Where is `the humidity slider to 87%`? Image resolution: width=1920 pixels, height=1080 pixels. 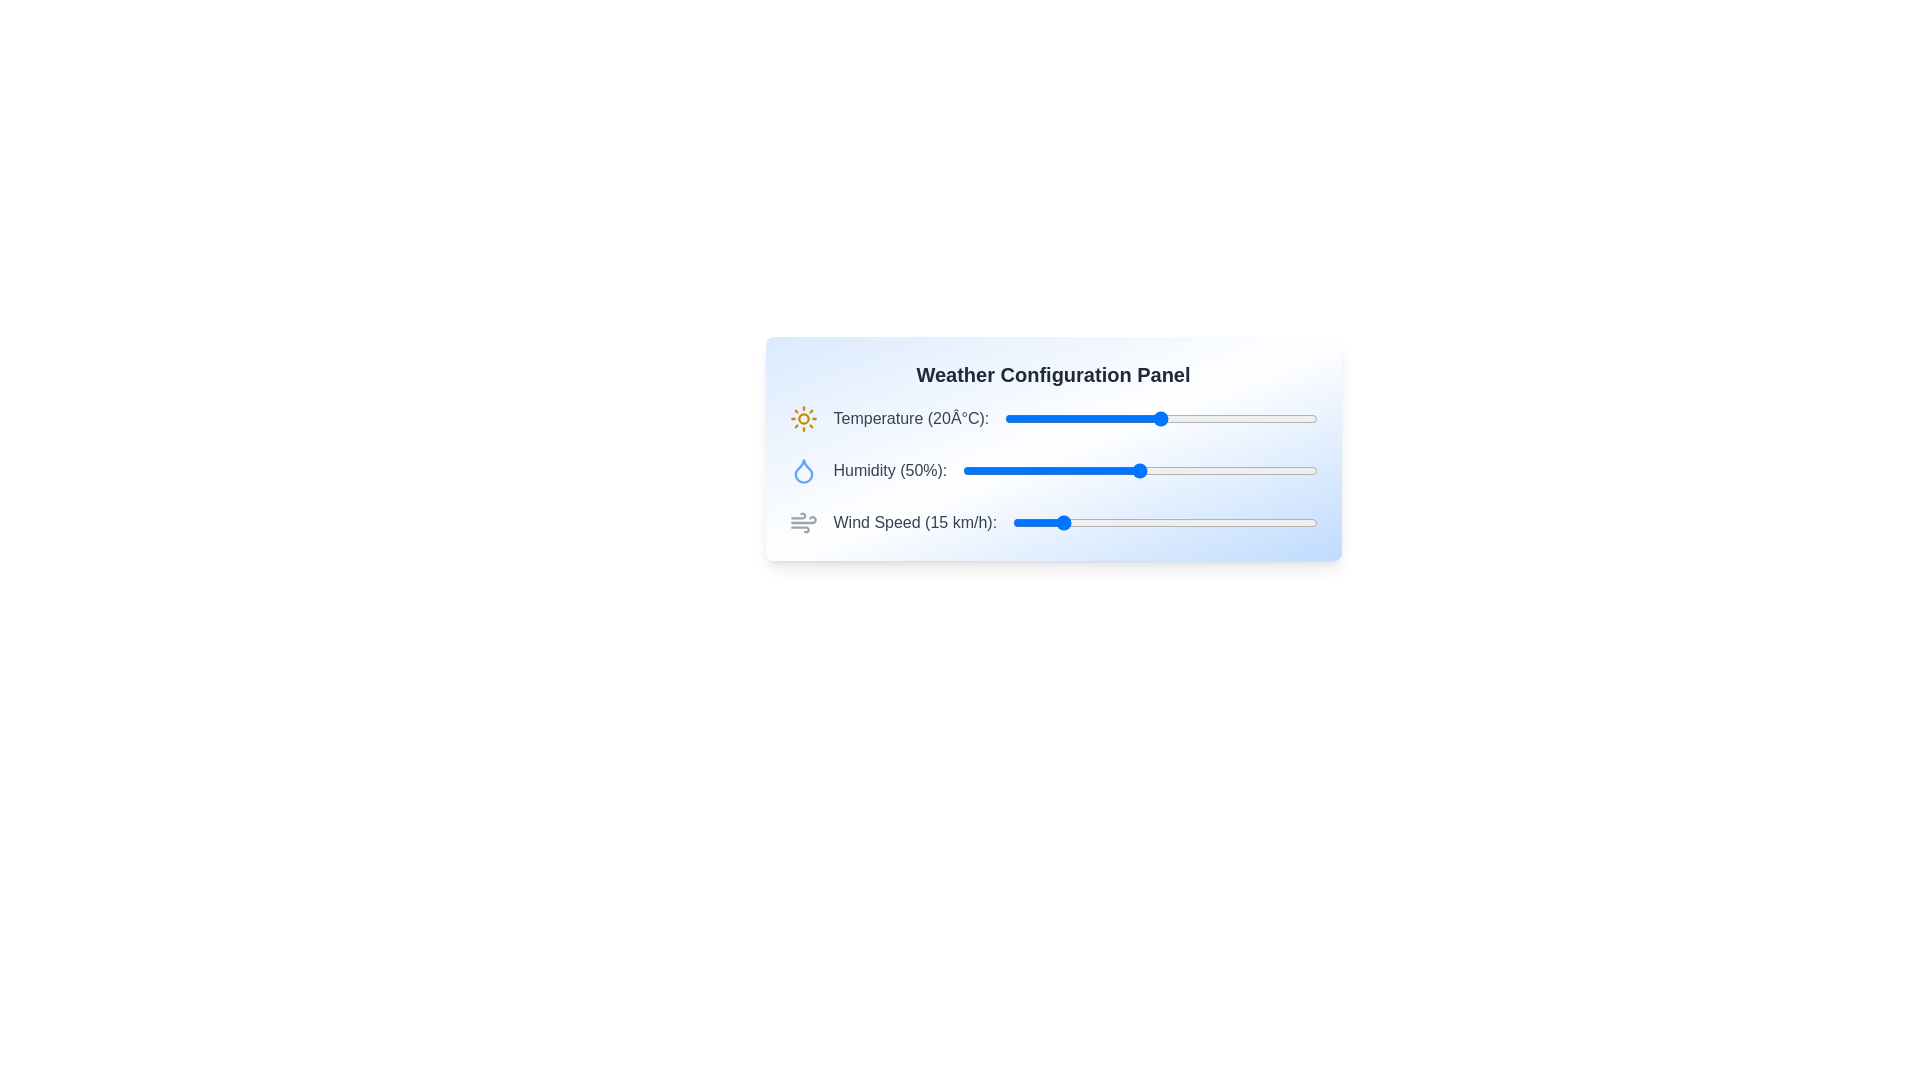
the humidity slider to 87% is located at coordinates (1270, 470).